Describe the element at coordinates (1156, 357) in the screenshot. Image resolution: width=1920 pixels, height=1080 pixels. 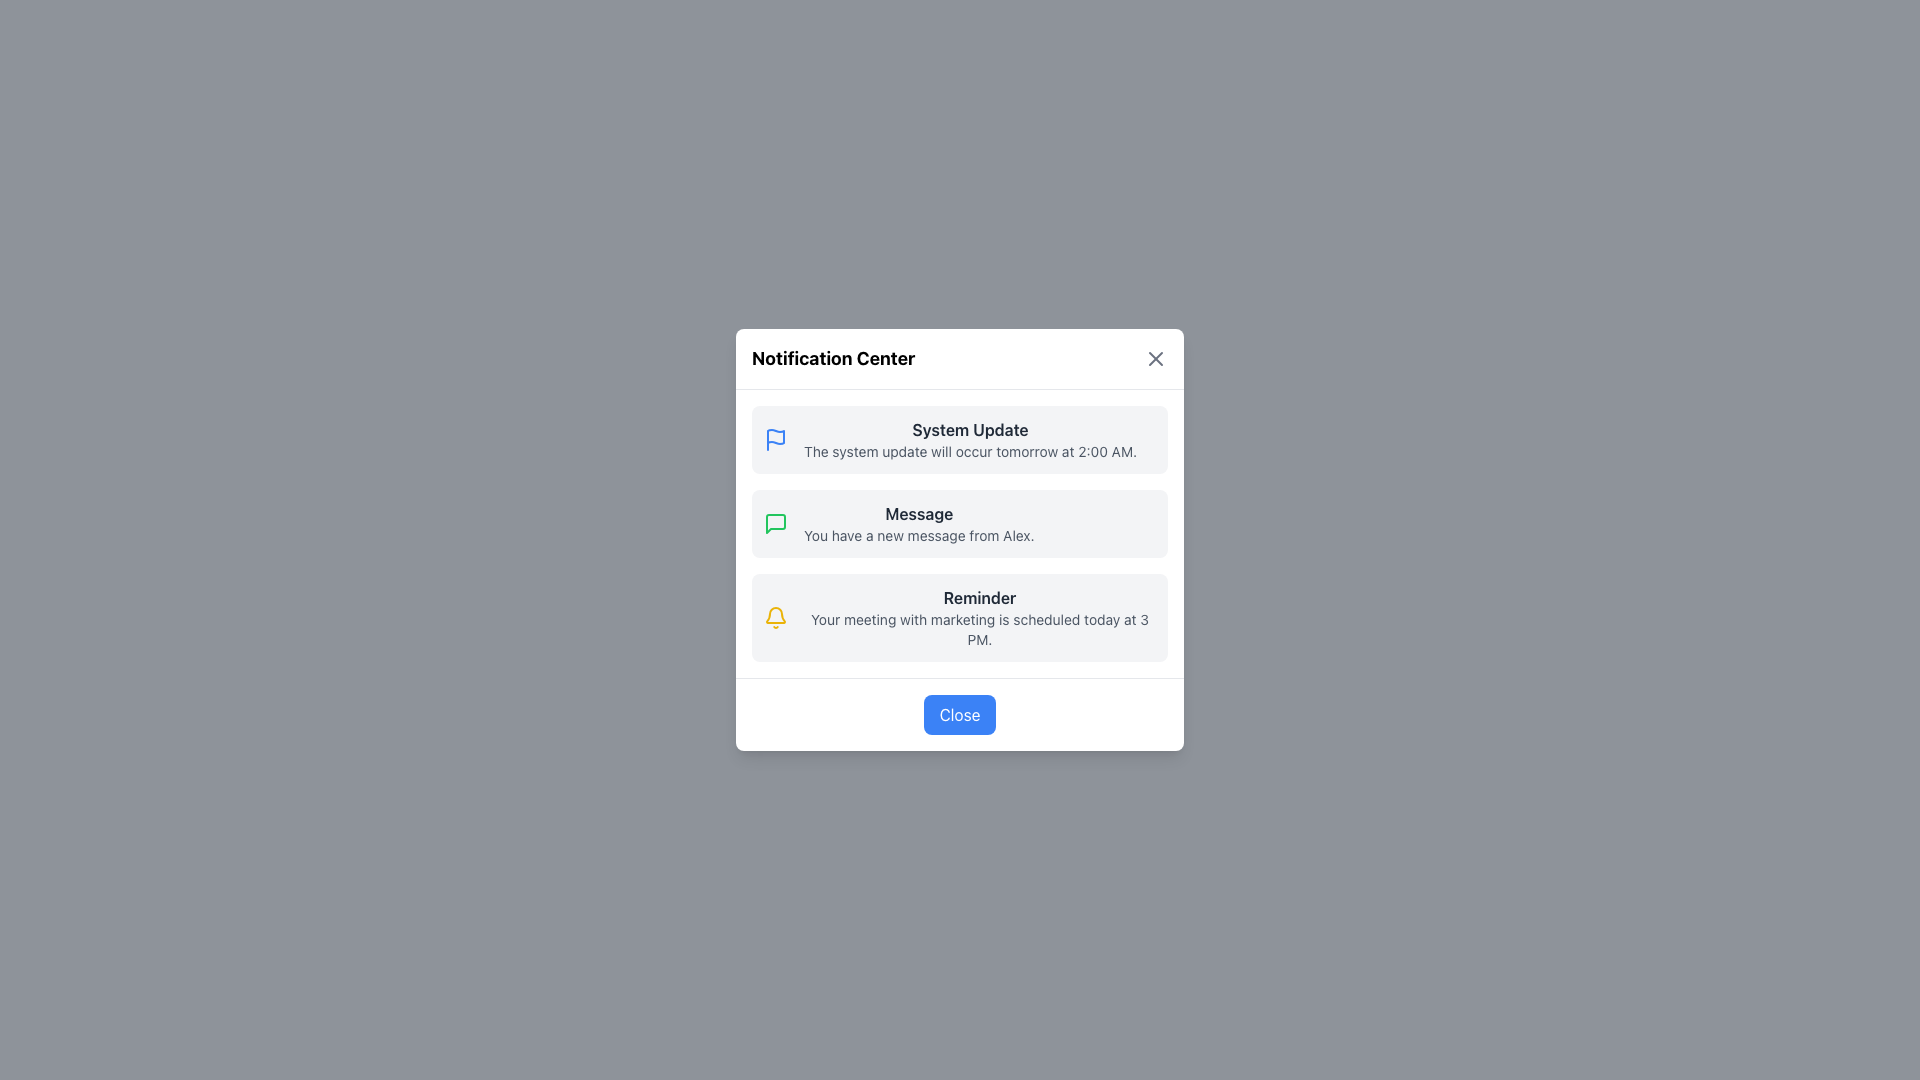
I see `the small square button with a prominent 'X' icon located in the top-right corner of the 'Notification Center' modal` at that location.